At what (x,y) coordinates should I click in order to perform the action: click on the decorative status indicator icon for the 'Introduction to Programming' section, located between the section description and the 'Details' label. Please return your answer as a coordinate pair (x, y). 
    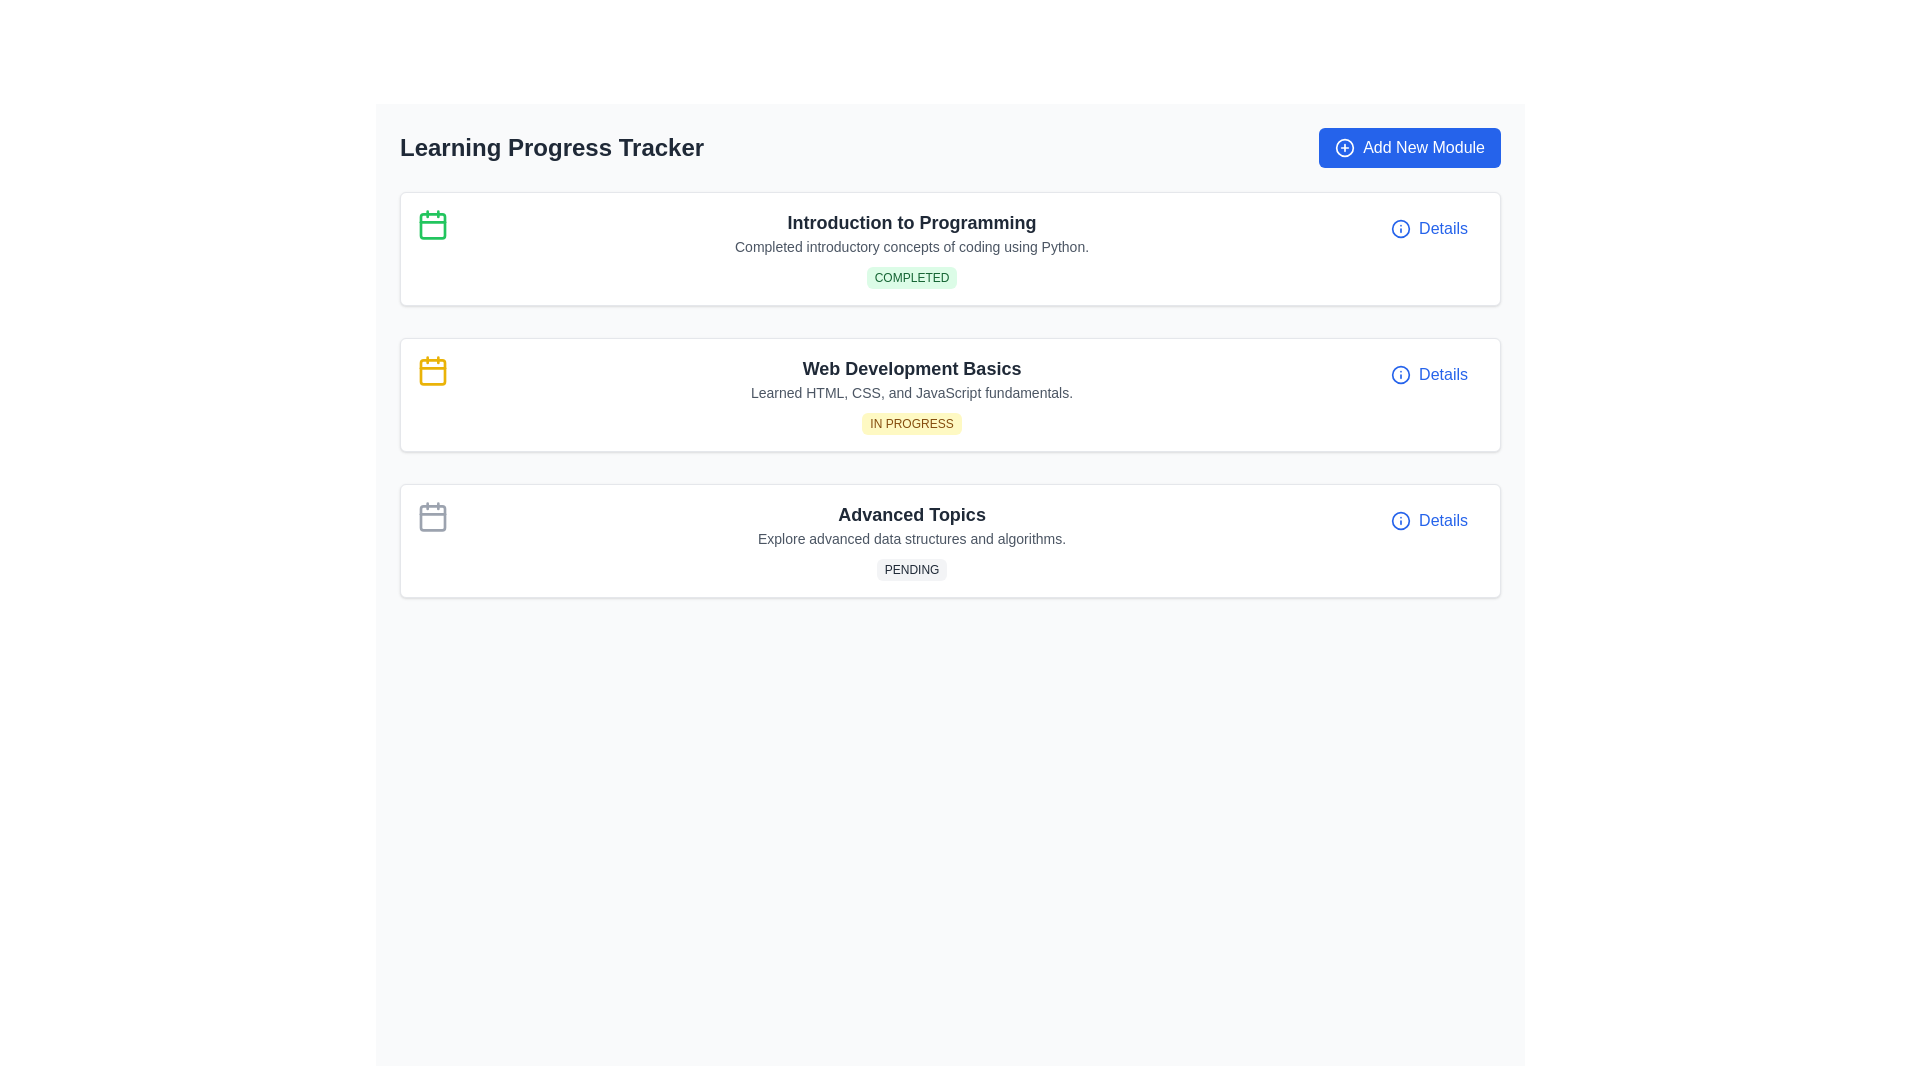
    Looking at the image, I should click on (1400, 227).